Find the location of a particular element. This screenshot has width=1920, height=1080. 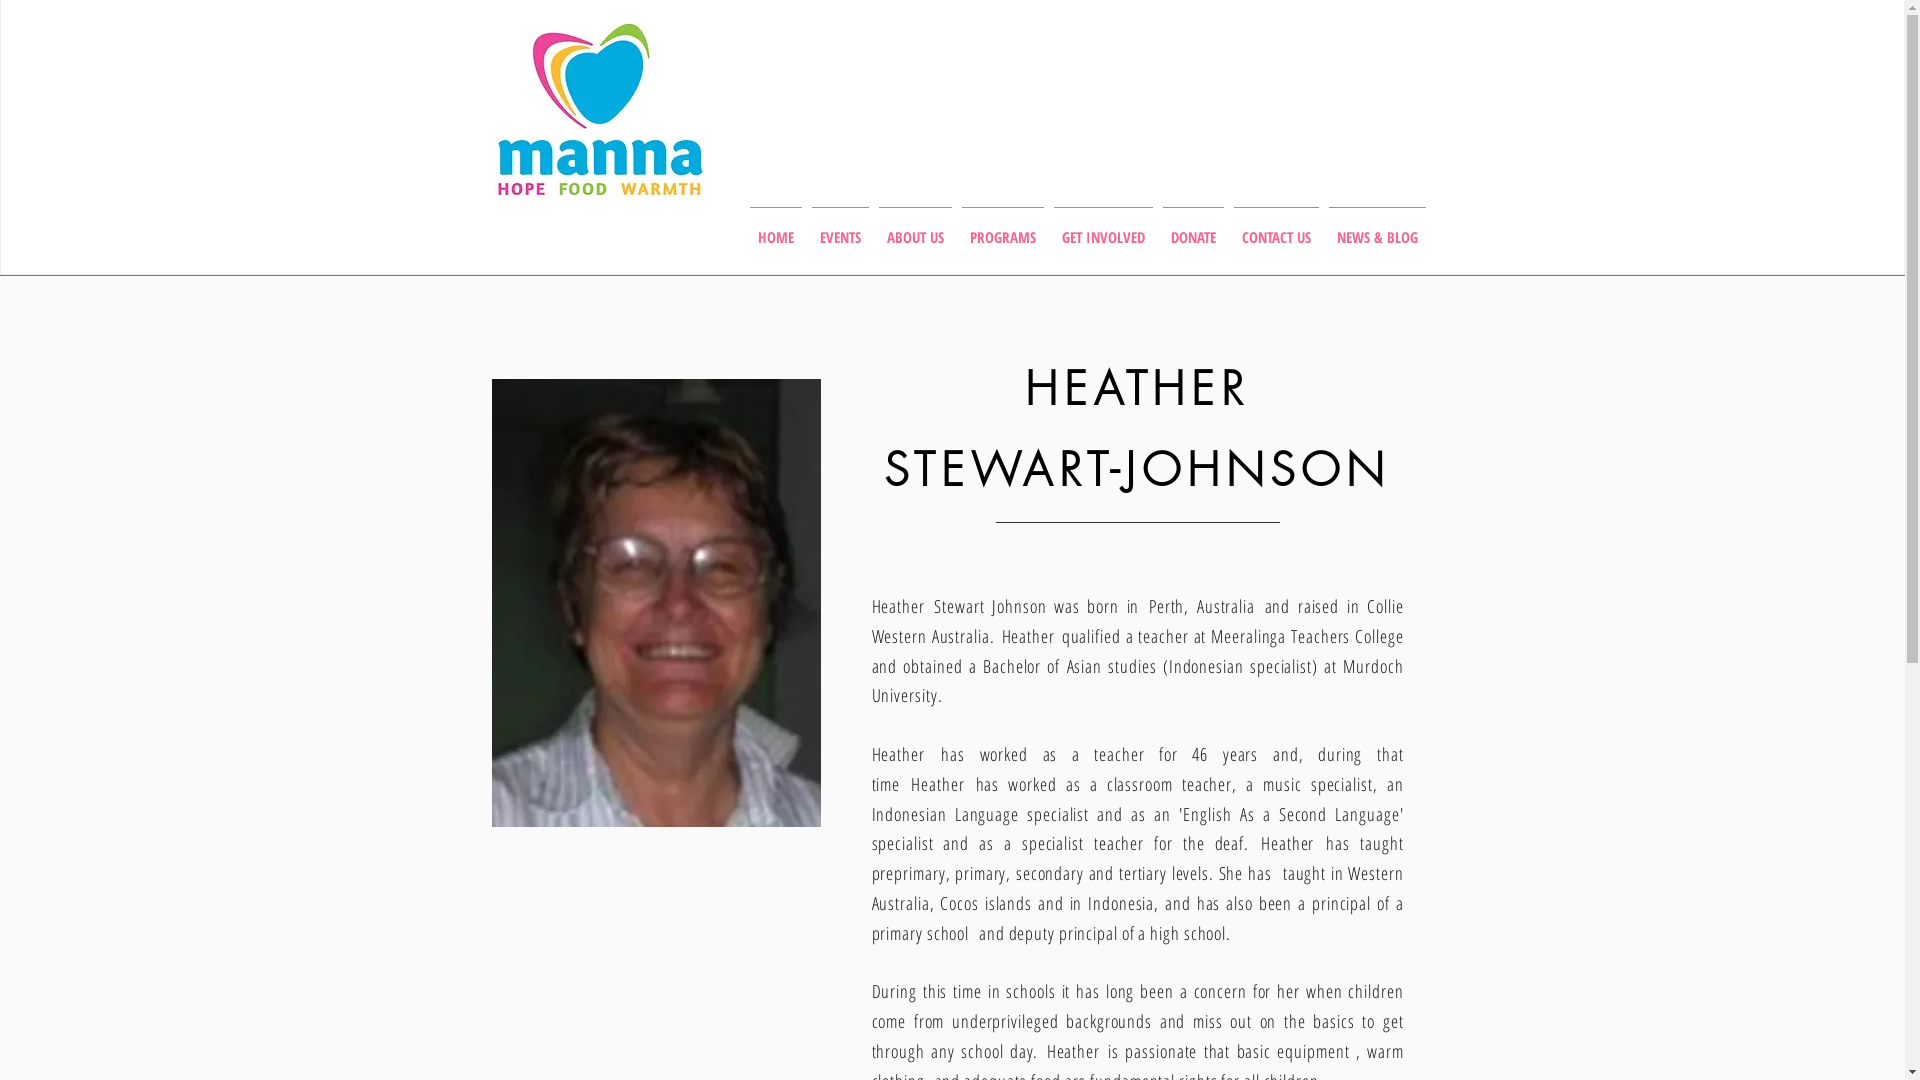

'NEWS & BLOG' is located at coordinates (1324, 226).